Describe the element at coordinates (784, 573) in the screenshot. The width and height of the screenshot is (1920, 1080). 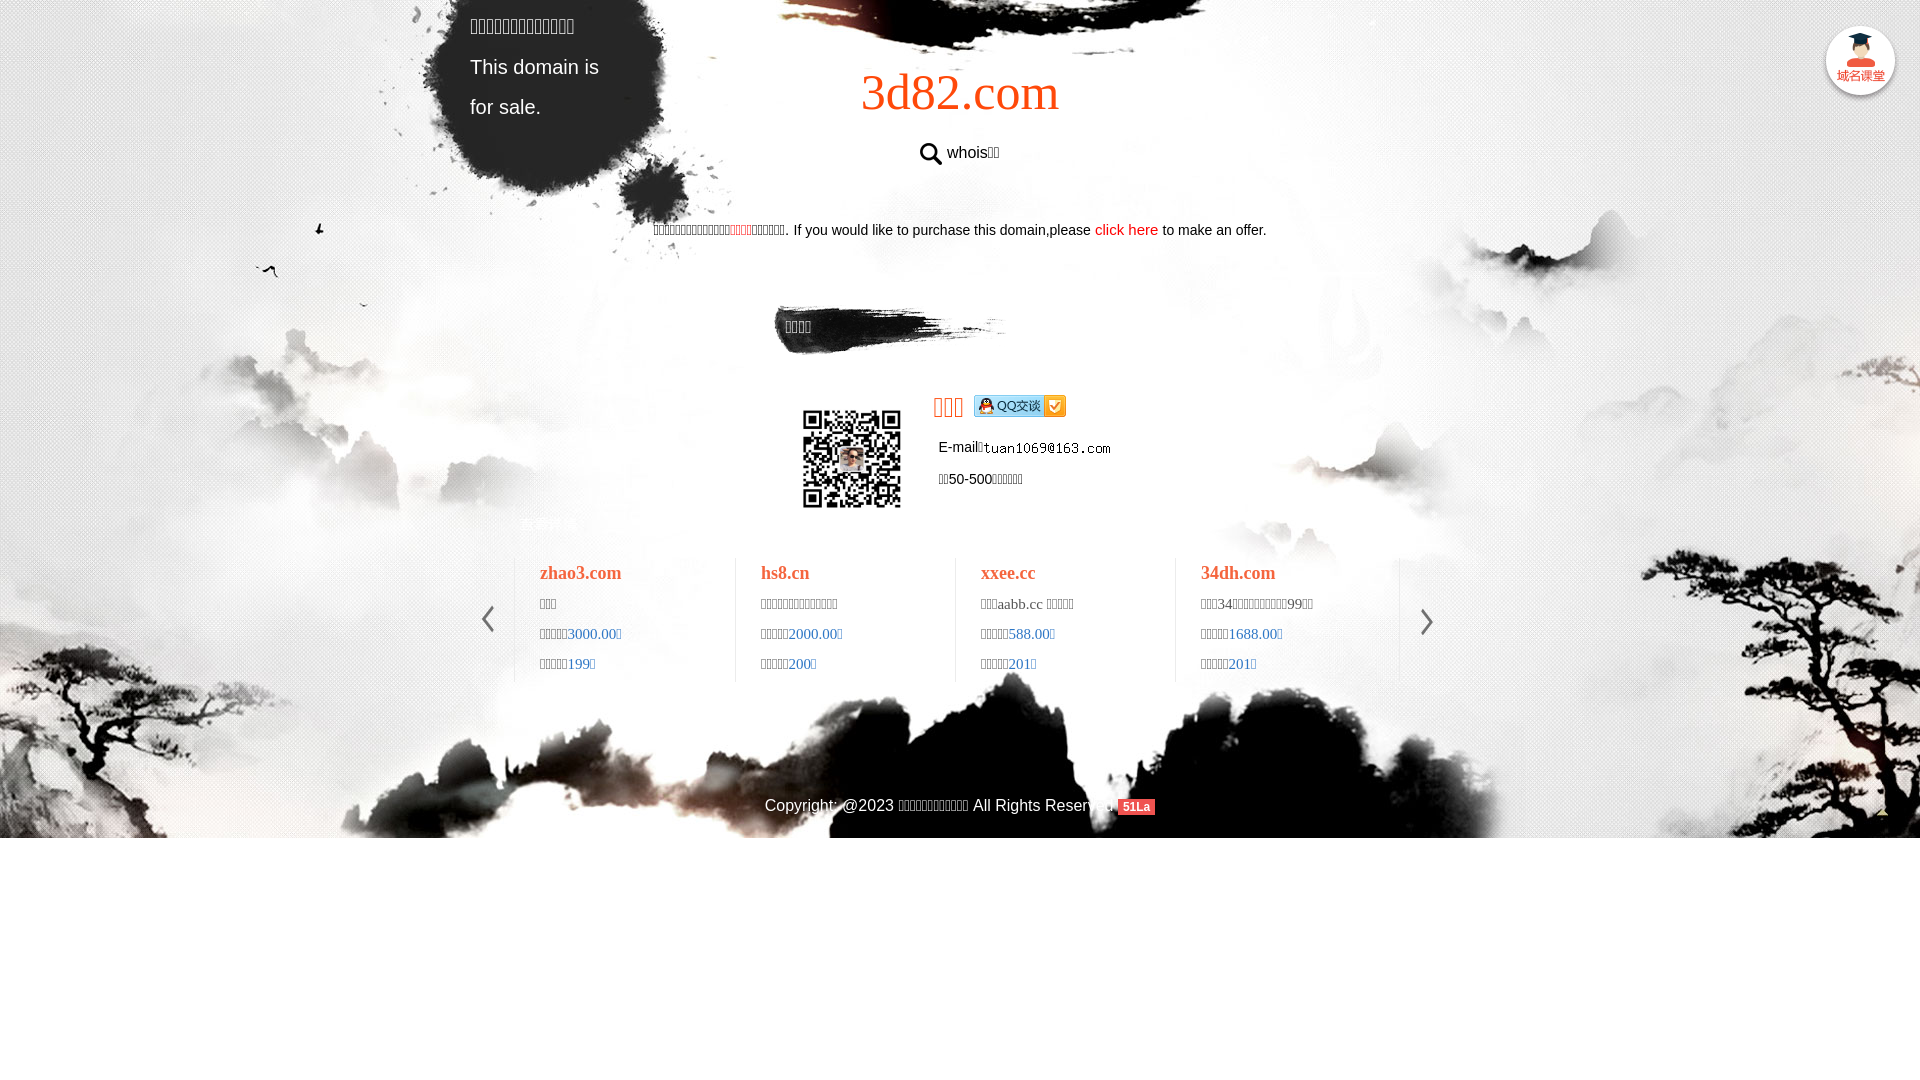
I see `'hs8.cn'` at that location.